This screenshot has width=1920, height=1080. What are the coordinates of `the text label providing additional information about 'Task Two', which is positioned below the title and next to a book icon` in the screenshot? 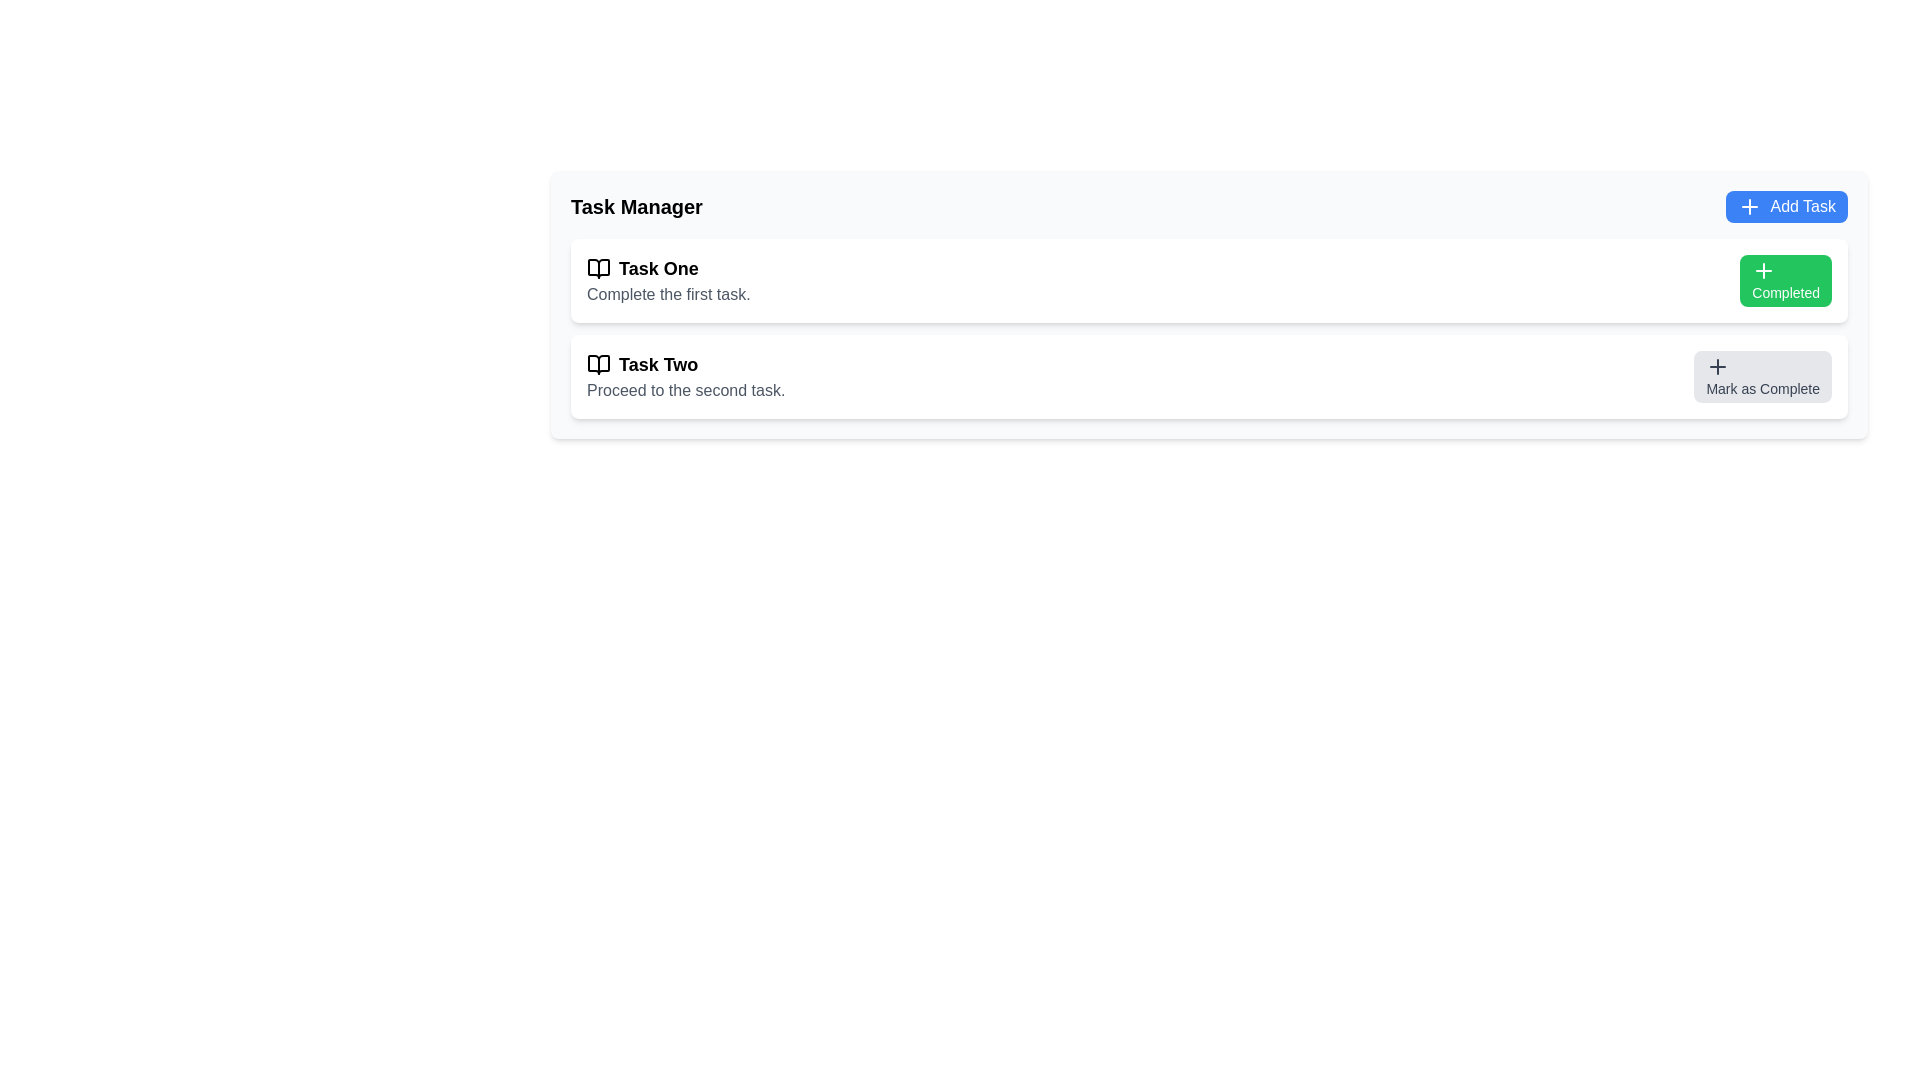 It's located at (686, 390).